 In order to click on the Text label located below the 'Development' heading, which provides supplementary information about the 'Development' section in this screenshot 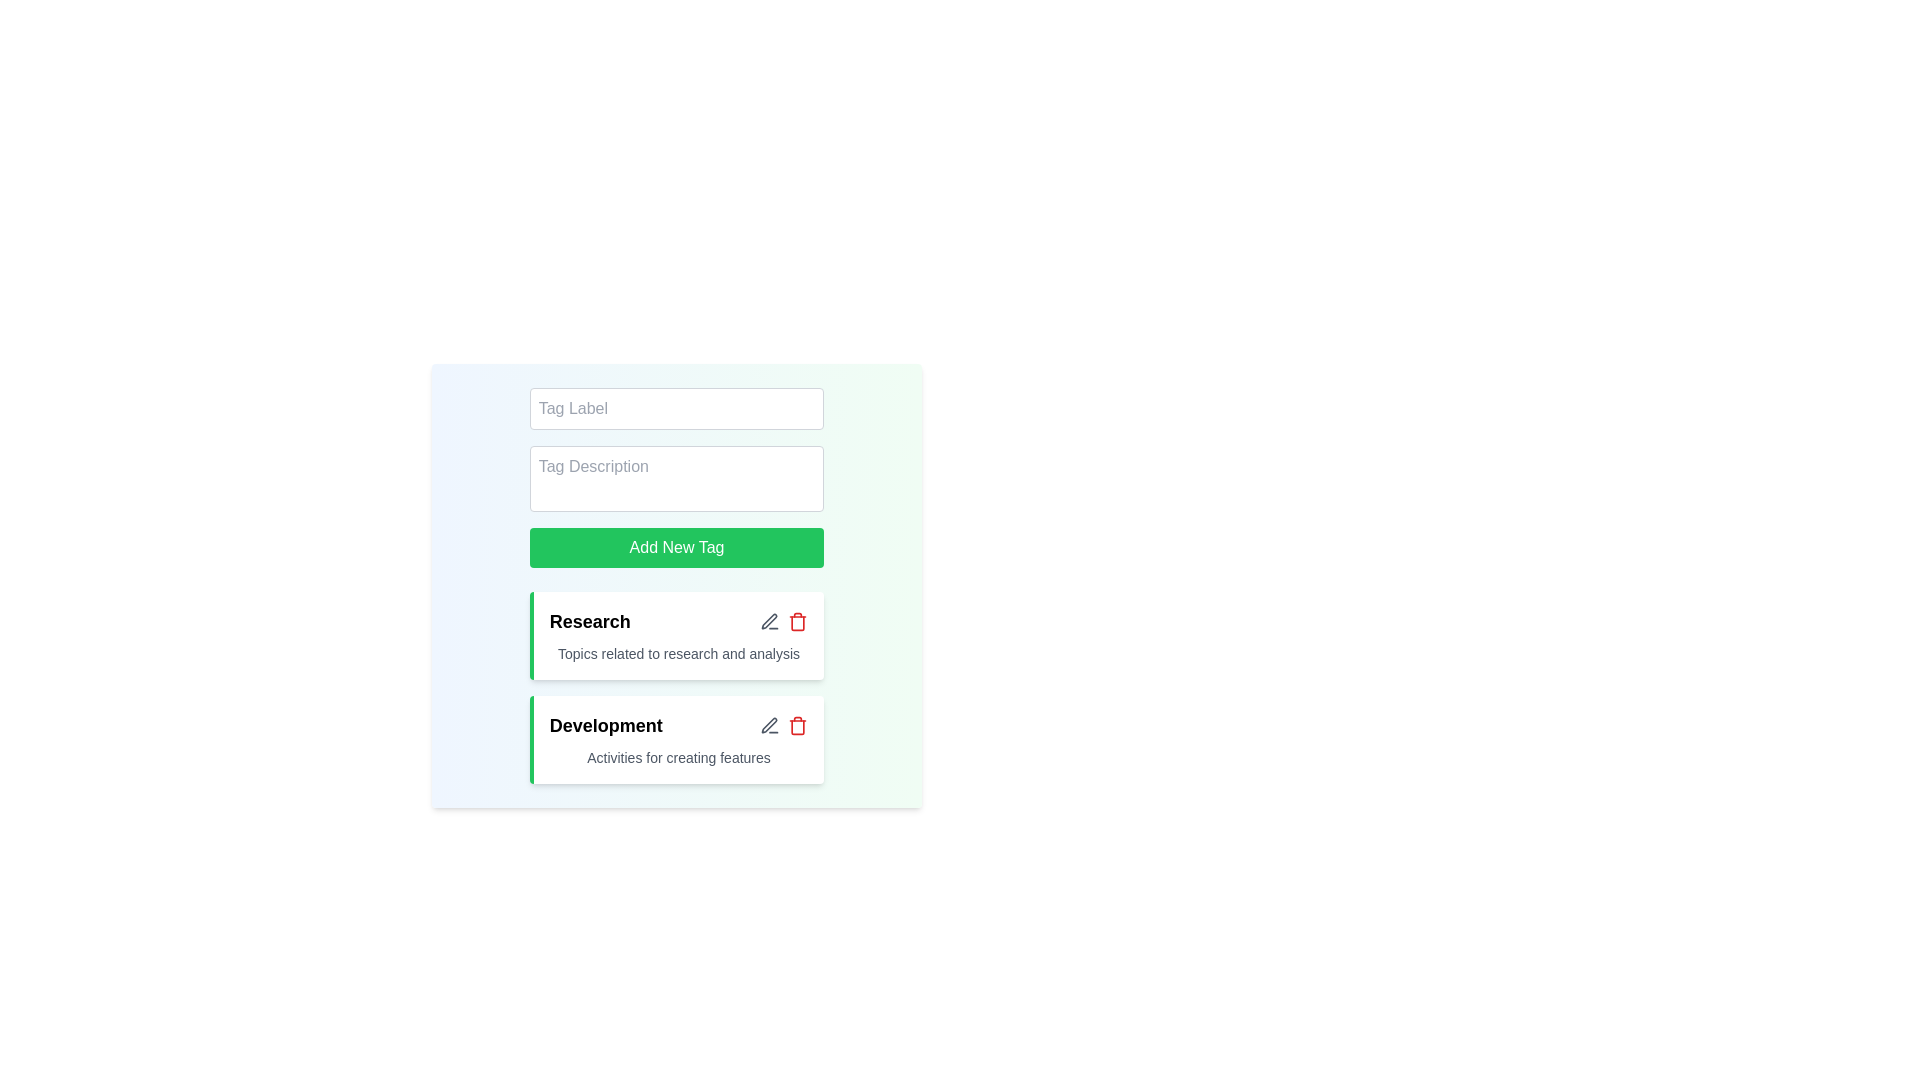, I will do `click(678, 758)`.